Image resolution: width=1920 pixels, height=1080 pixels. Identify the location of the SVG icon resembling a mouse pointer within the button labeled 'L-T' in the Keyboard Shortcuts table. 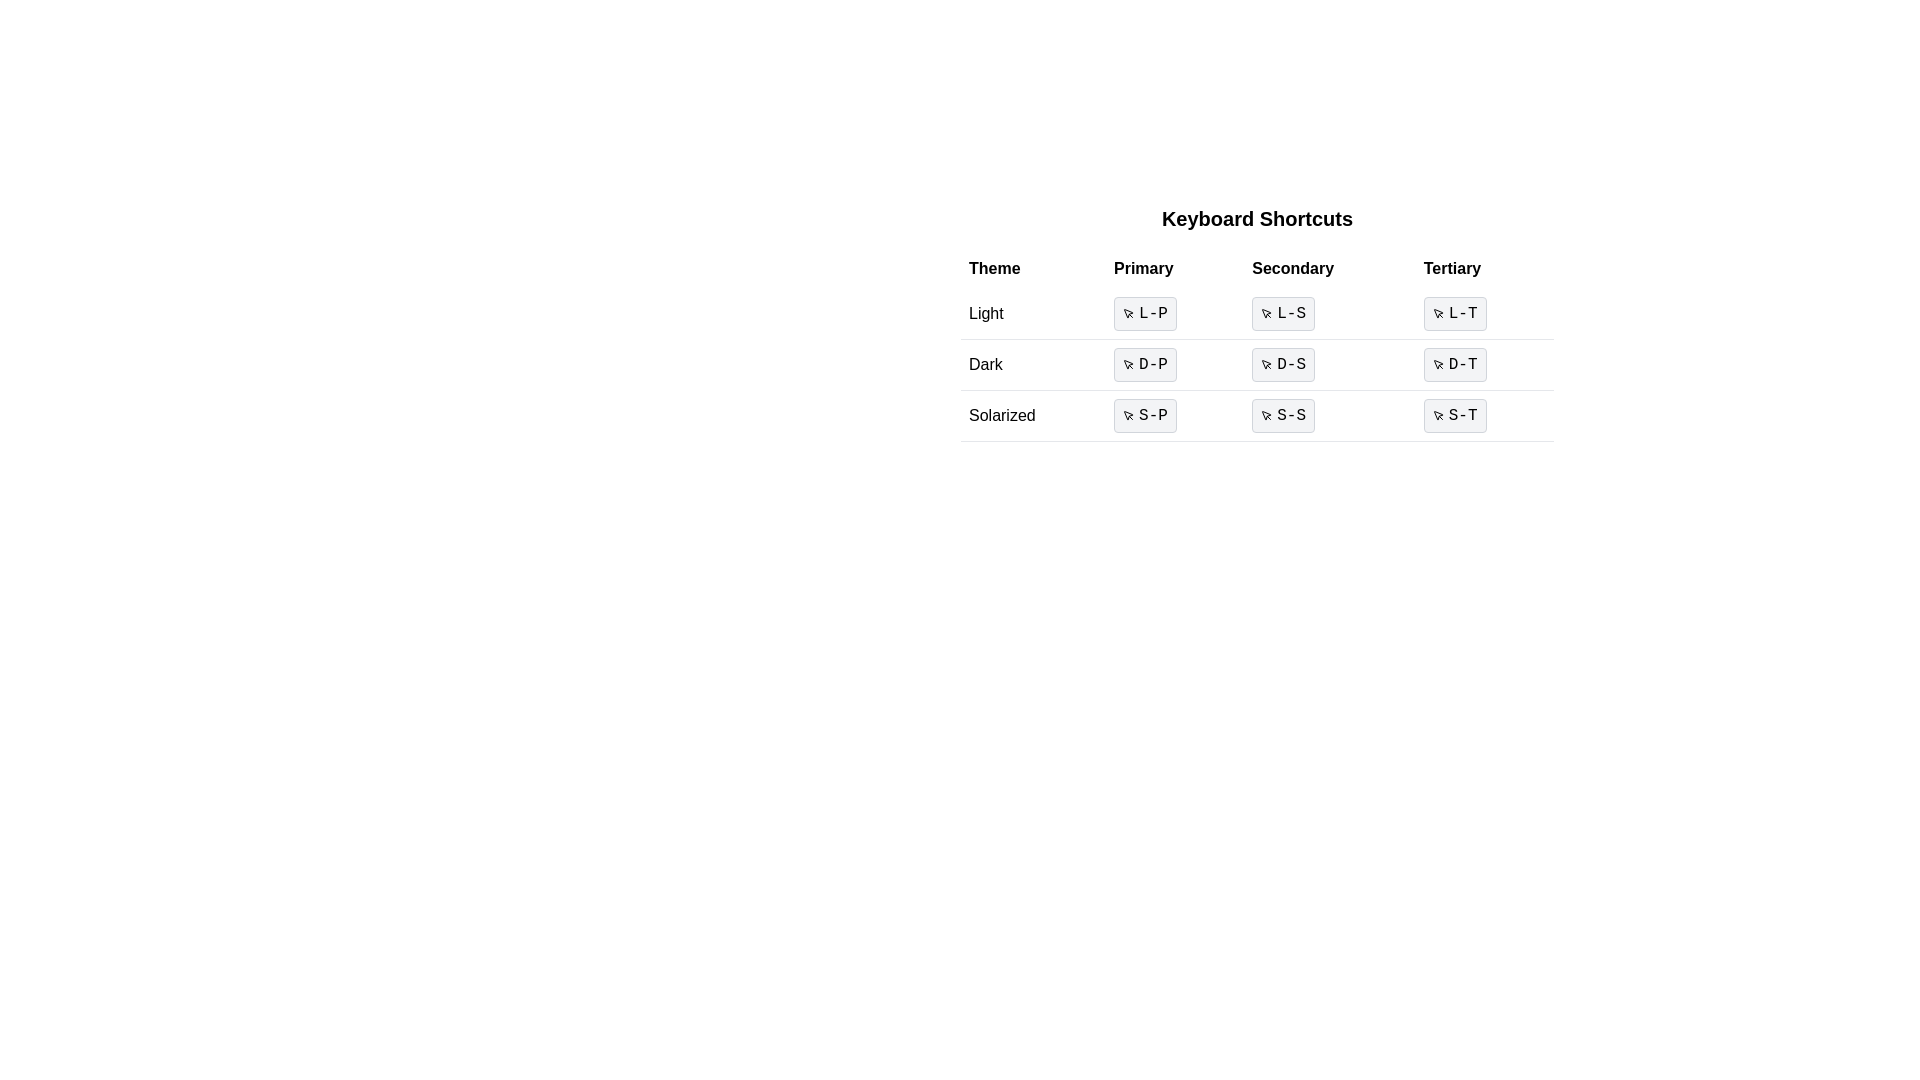
(1437, 313).